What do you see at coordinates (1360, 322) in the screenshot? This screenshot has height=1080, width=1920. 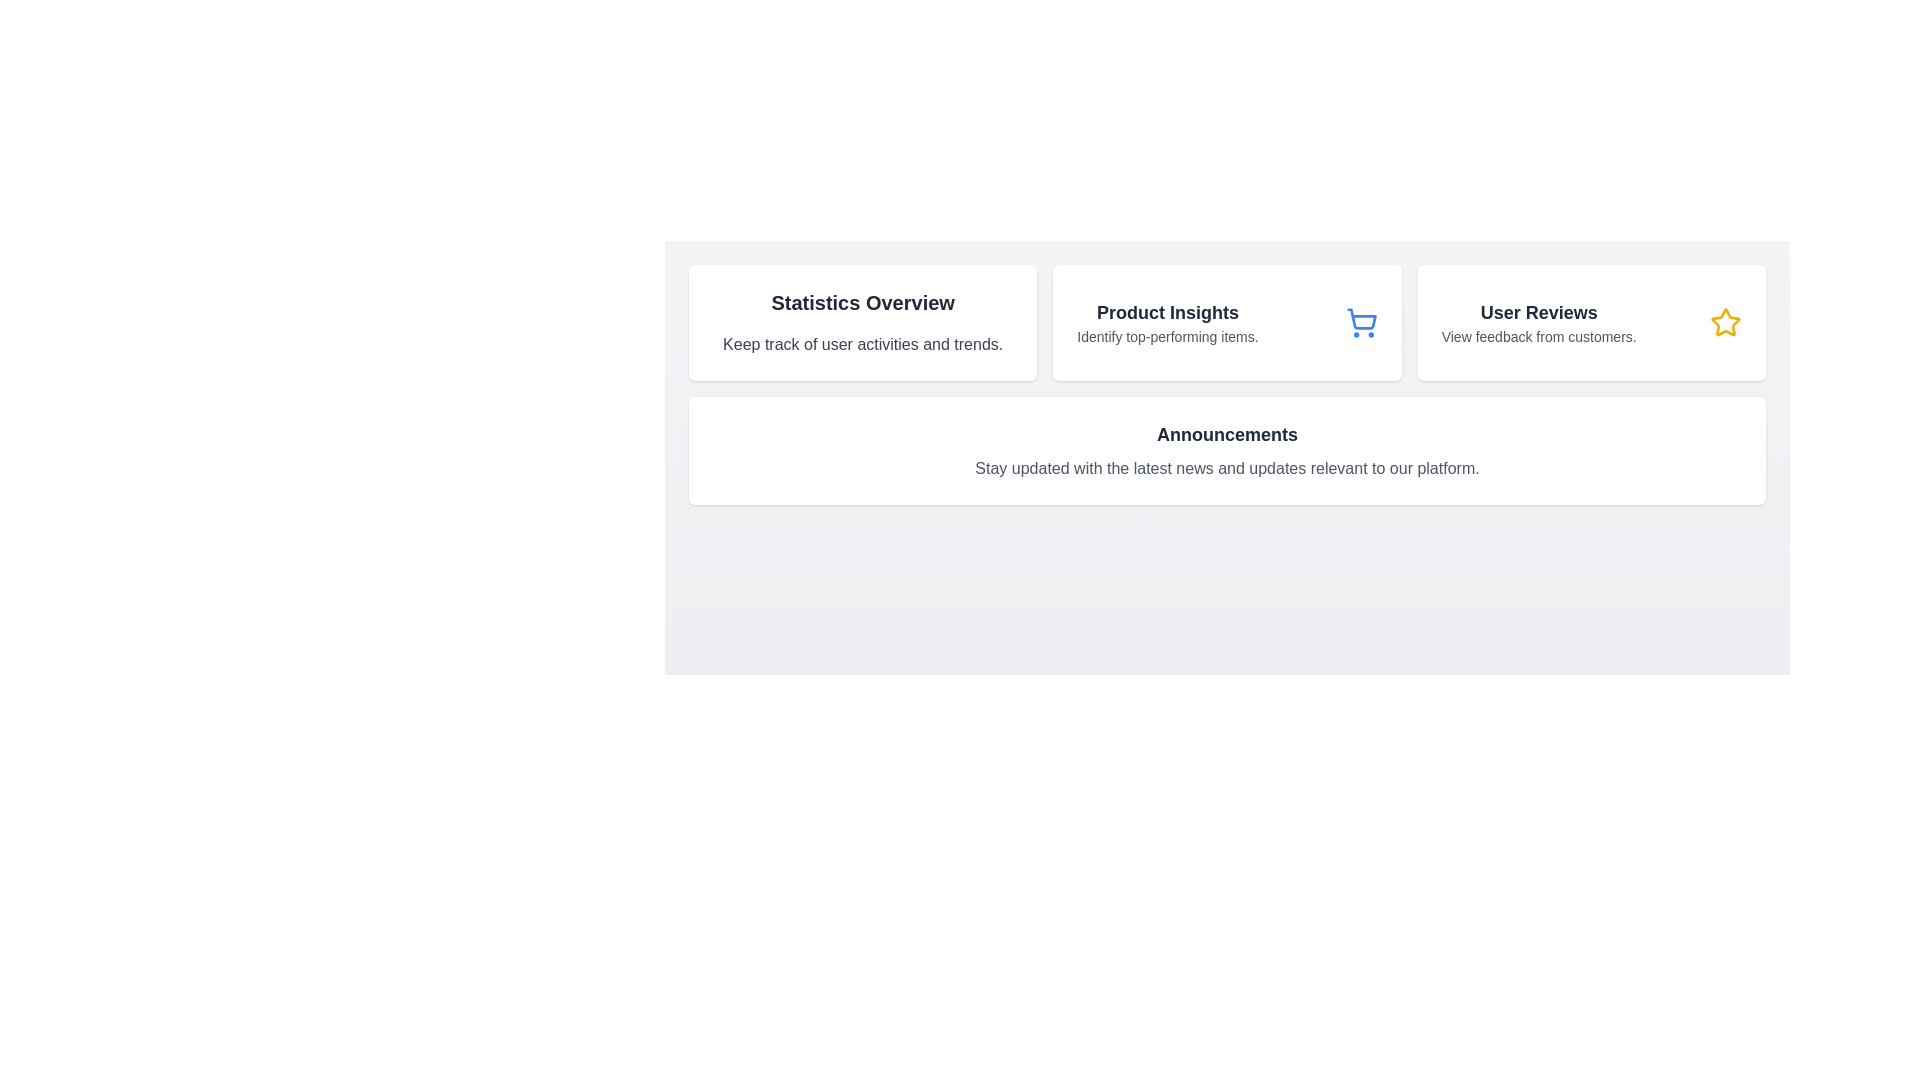 I see `the blue shopping cart icon located at the top-right corner of the 'Product Insights' section, which features a round line shape and two small wheels` at bounding box center [1360, 322].